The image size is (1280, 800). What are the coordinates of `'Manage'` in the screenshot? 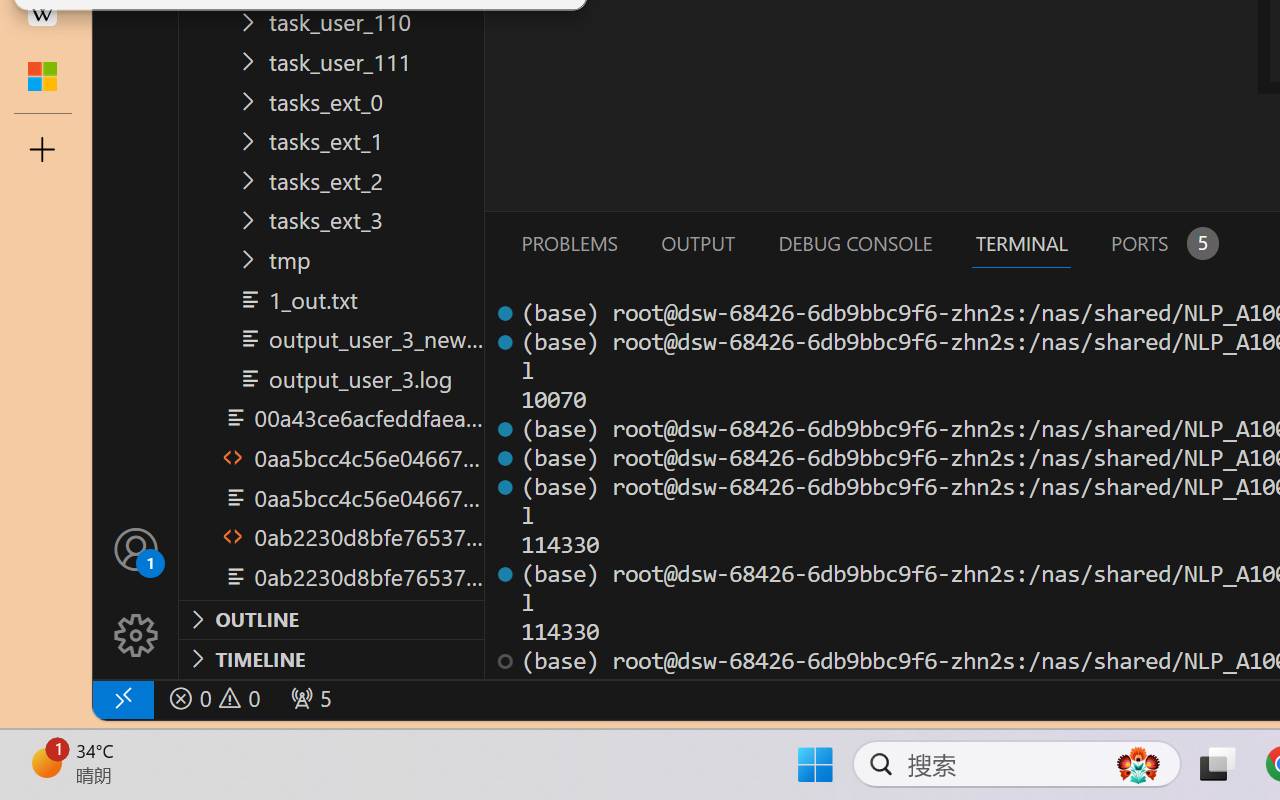 It's located at (134, 591).